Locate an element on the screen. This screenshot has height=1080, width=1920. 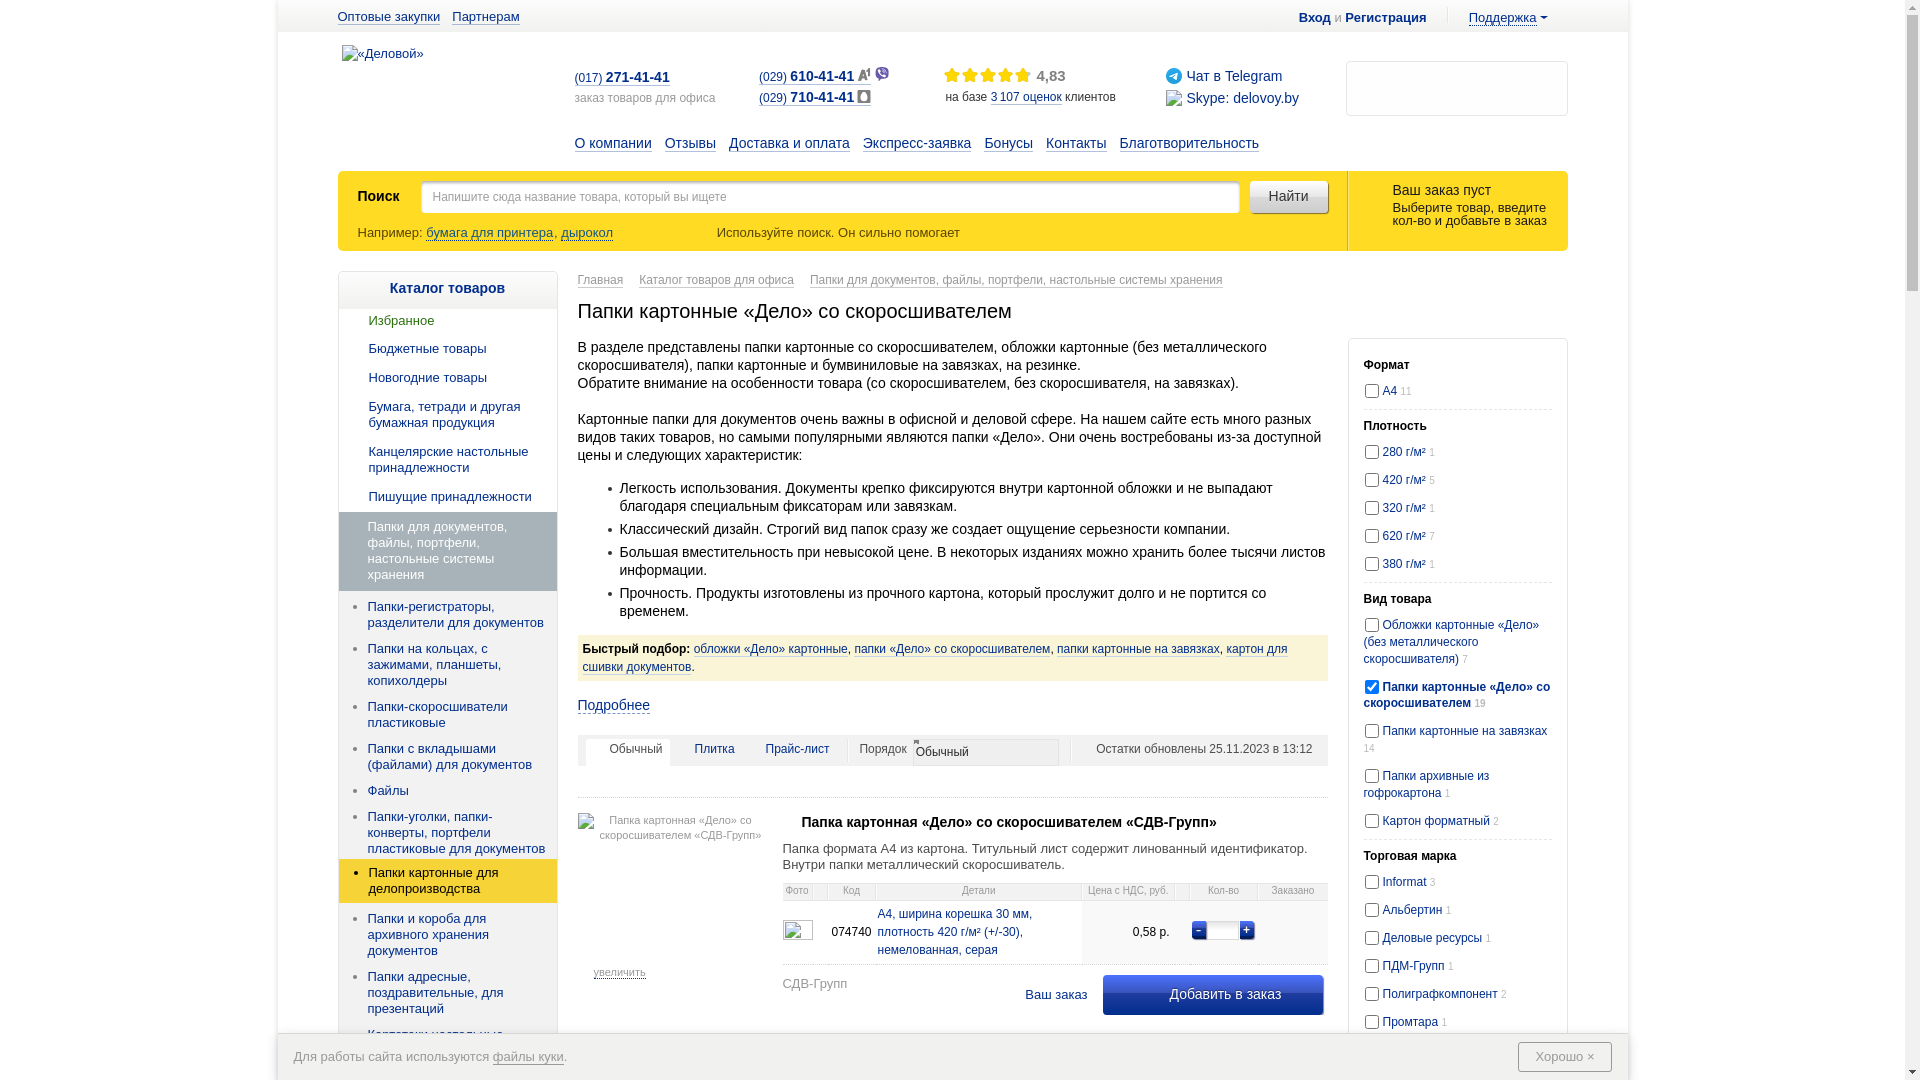
'Skype: delovoy.by' is located at coordinates (1241, 97).